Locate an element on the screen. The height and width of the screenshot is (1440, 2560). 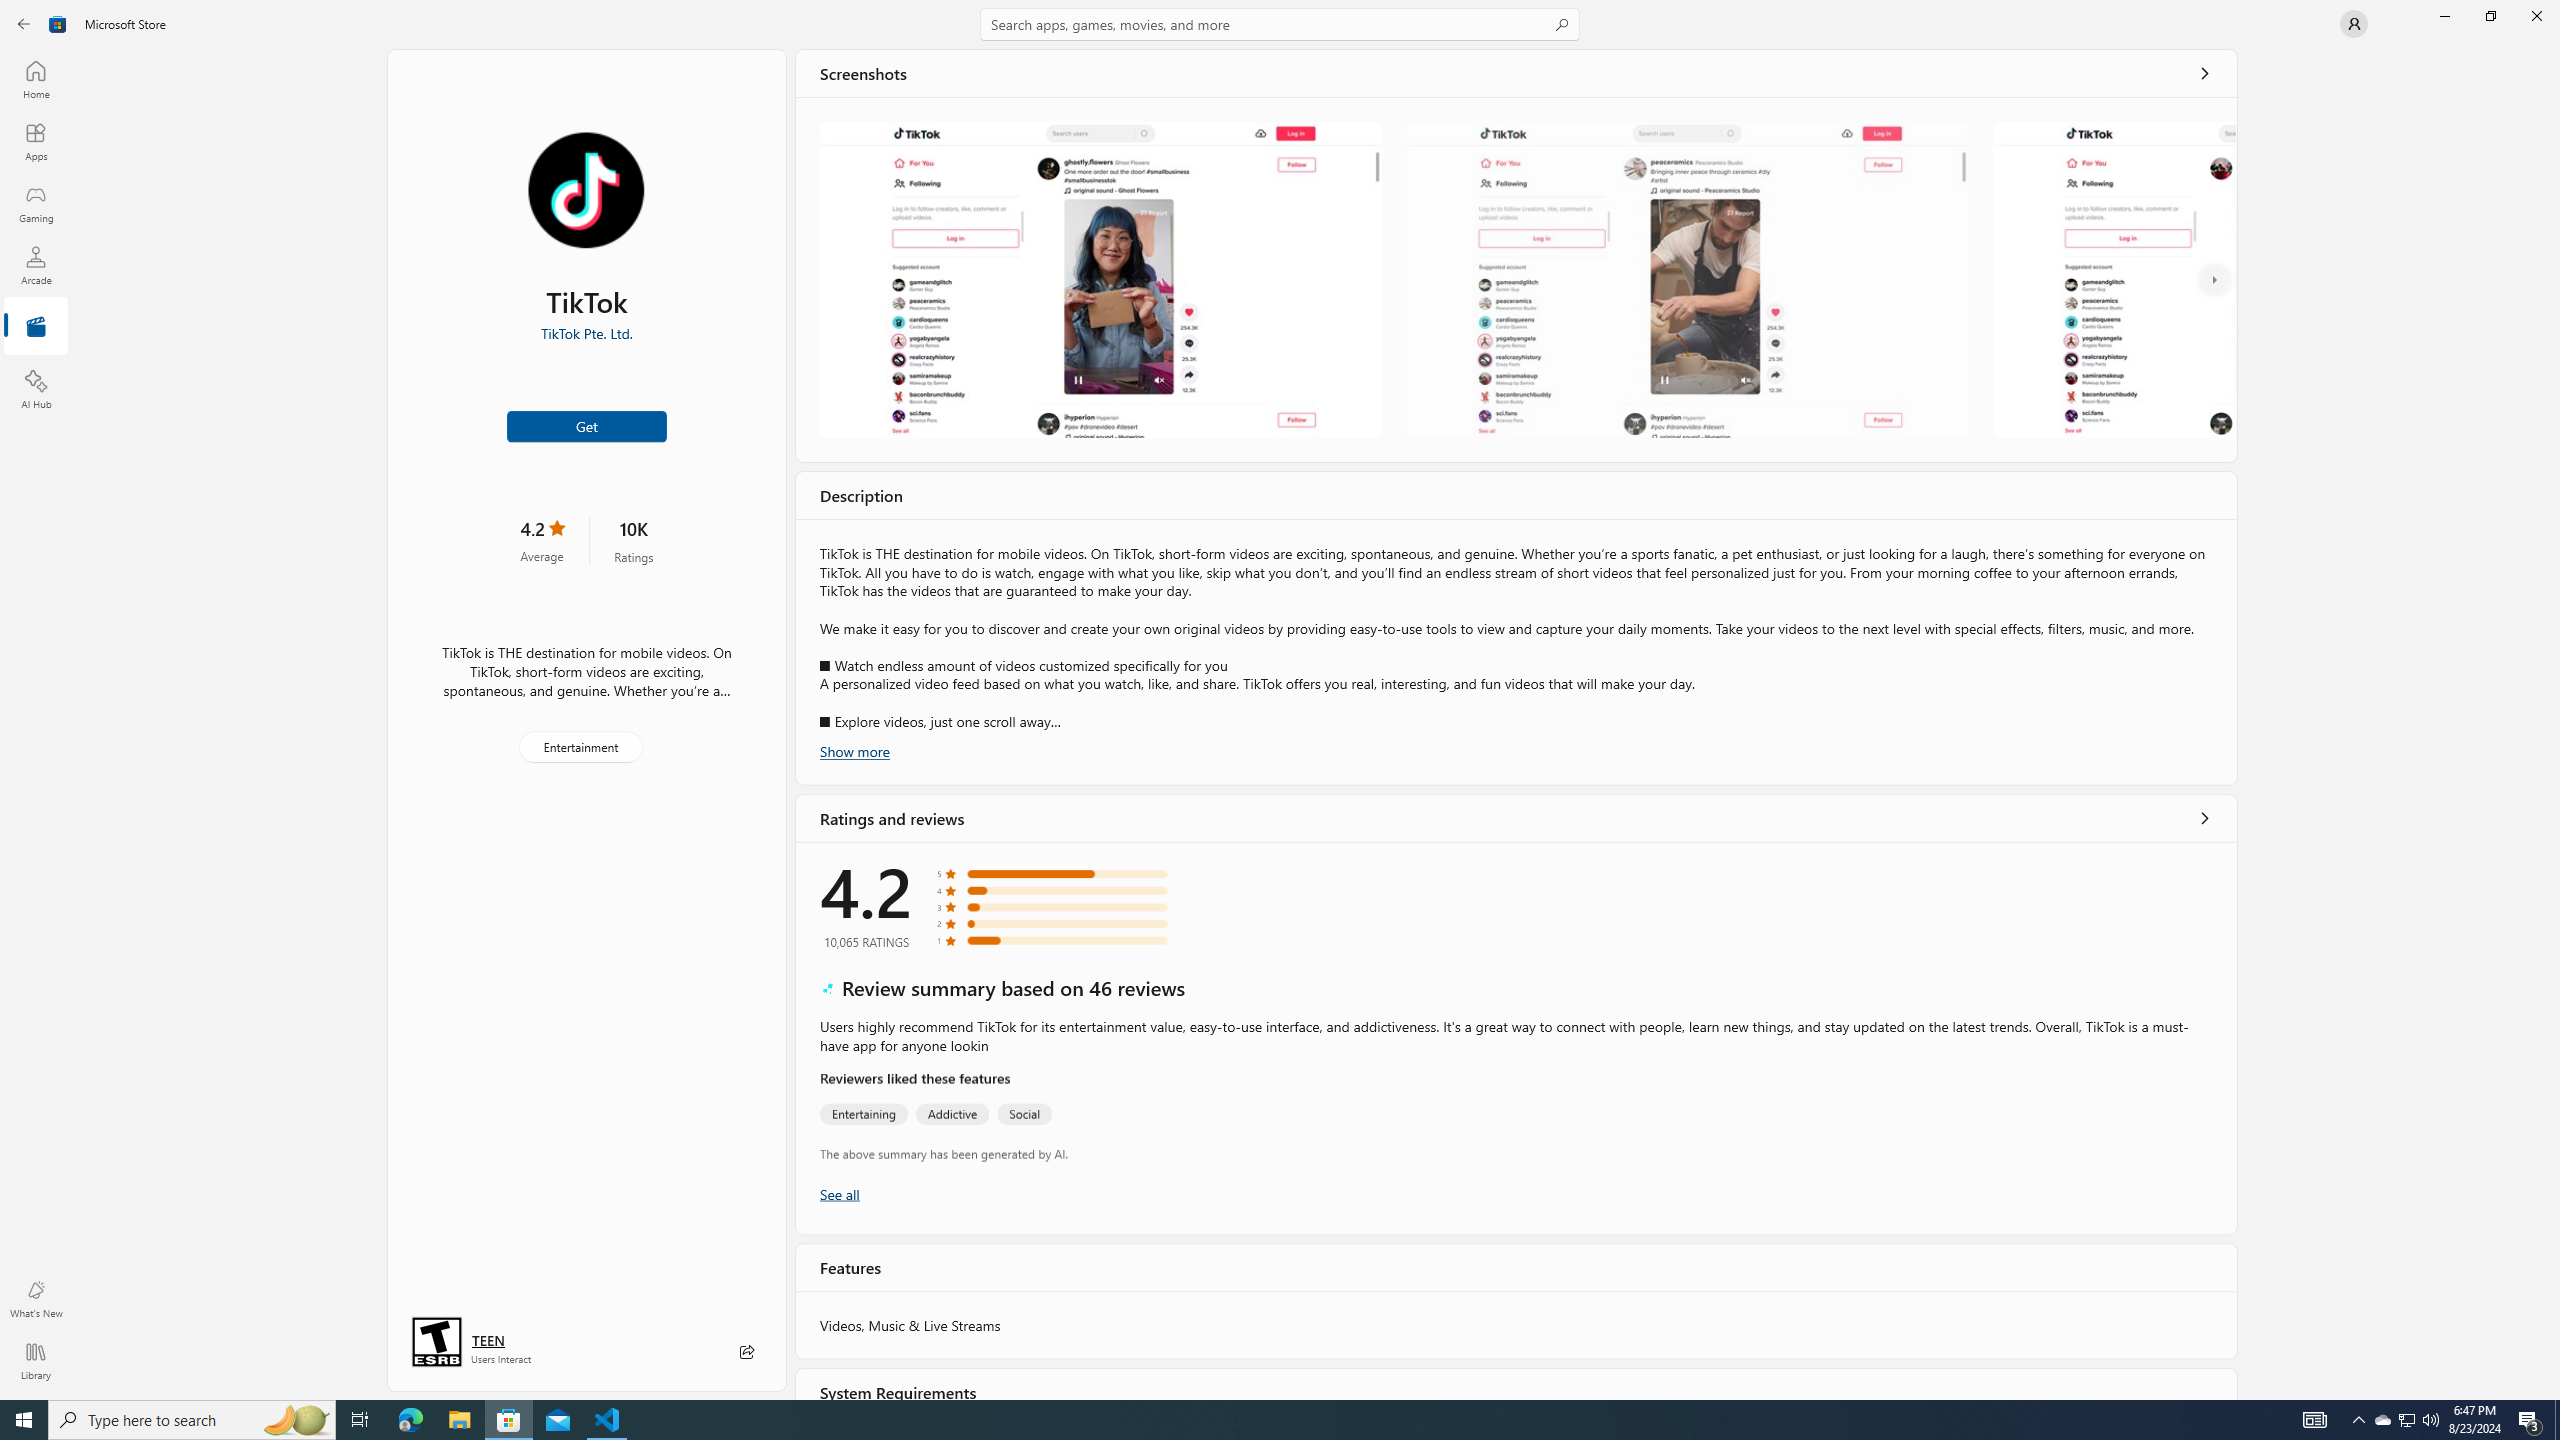
'Show all ratings and reviews' is located at coordinates (839, 1192).